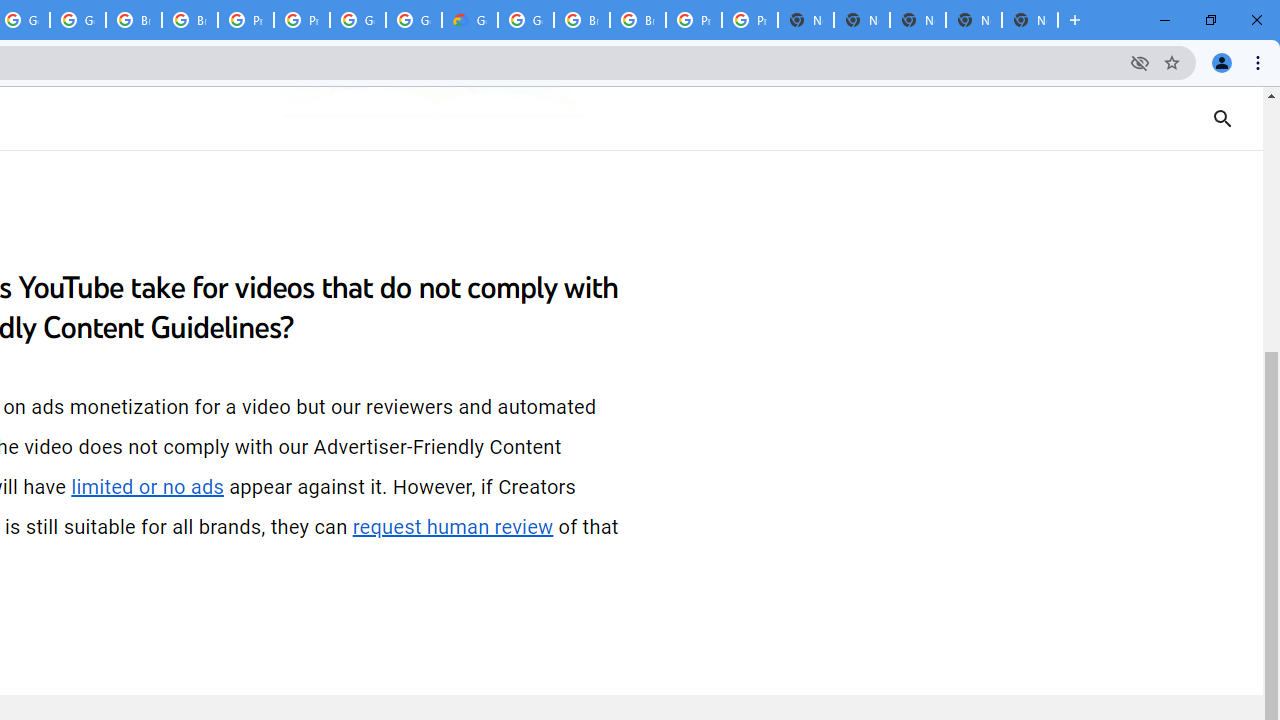 The width and height of the screenshot is (1280, 720). Describe the element at coordinates (1139, 61) in the screenshot. I see `'Third-party cookies blocked'` at that location.